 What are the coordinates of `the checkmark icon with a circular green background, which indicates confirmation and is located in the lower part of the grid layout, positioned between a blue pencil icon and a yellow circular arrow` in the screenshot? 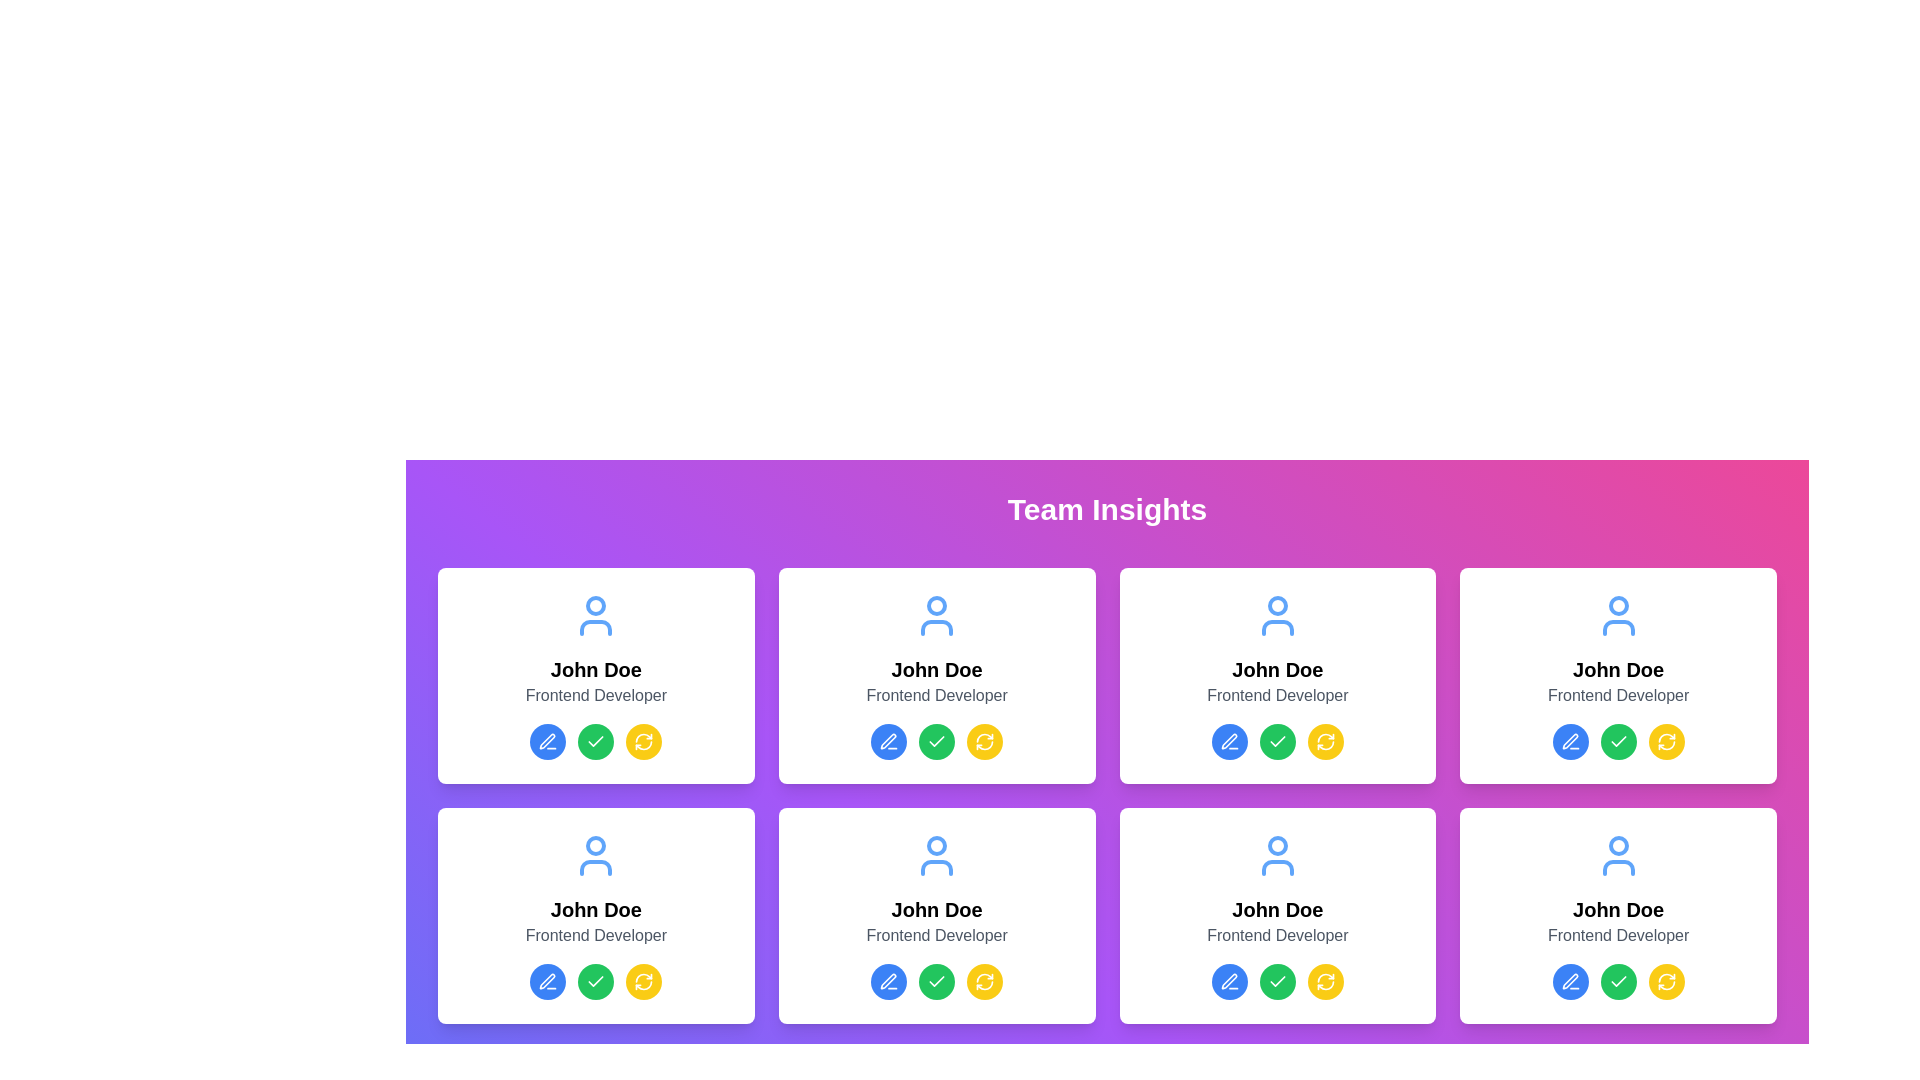 It's located at (1276, 980).